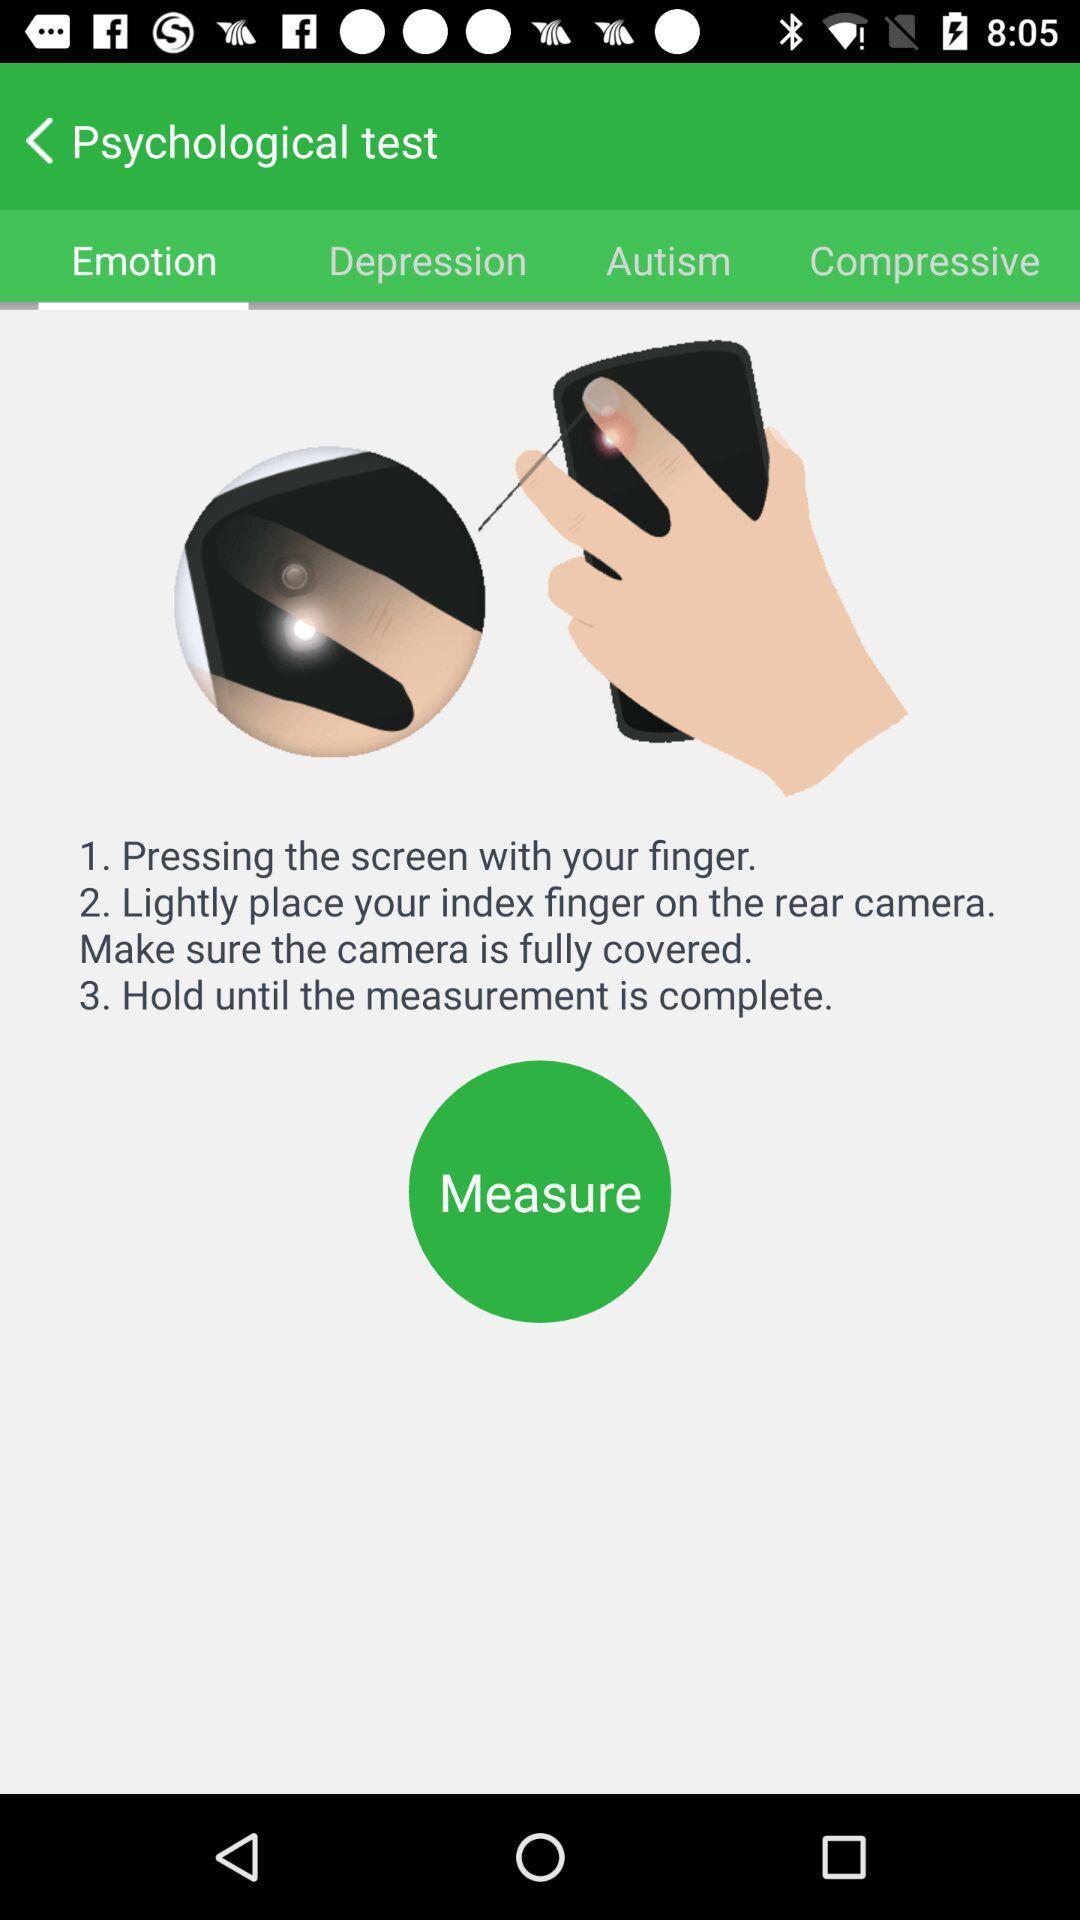 This screenshot has width=1080, height=1920. Describe the element at coordinates (668, 258) in the screenshot. I see `the autism icon` at that location.